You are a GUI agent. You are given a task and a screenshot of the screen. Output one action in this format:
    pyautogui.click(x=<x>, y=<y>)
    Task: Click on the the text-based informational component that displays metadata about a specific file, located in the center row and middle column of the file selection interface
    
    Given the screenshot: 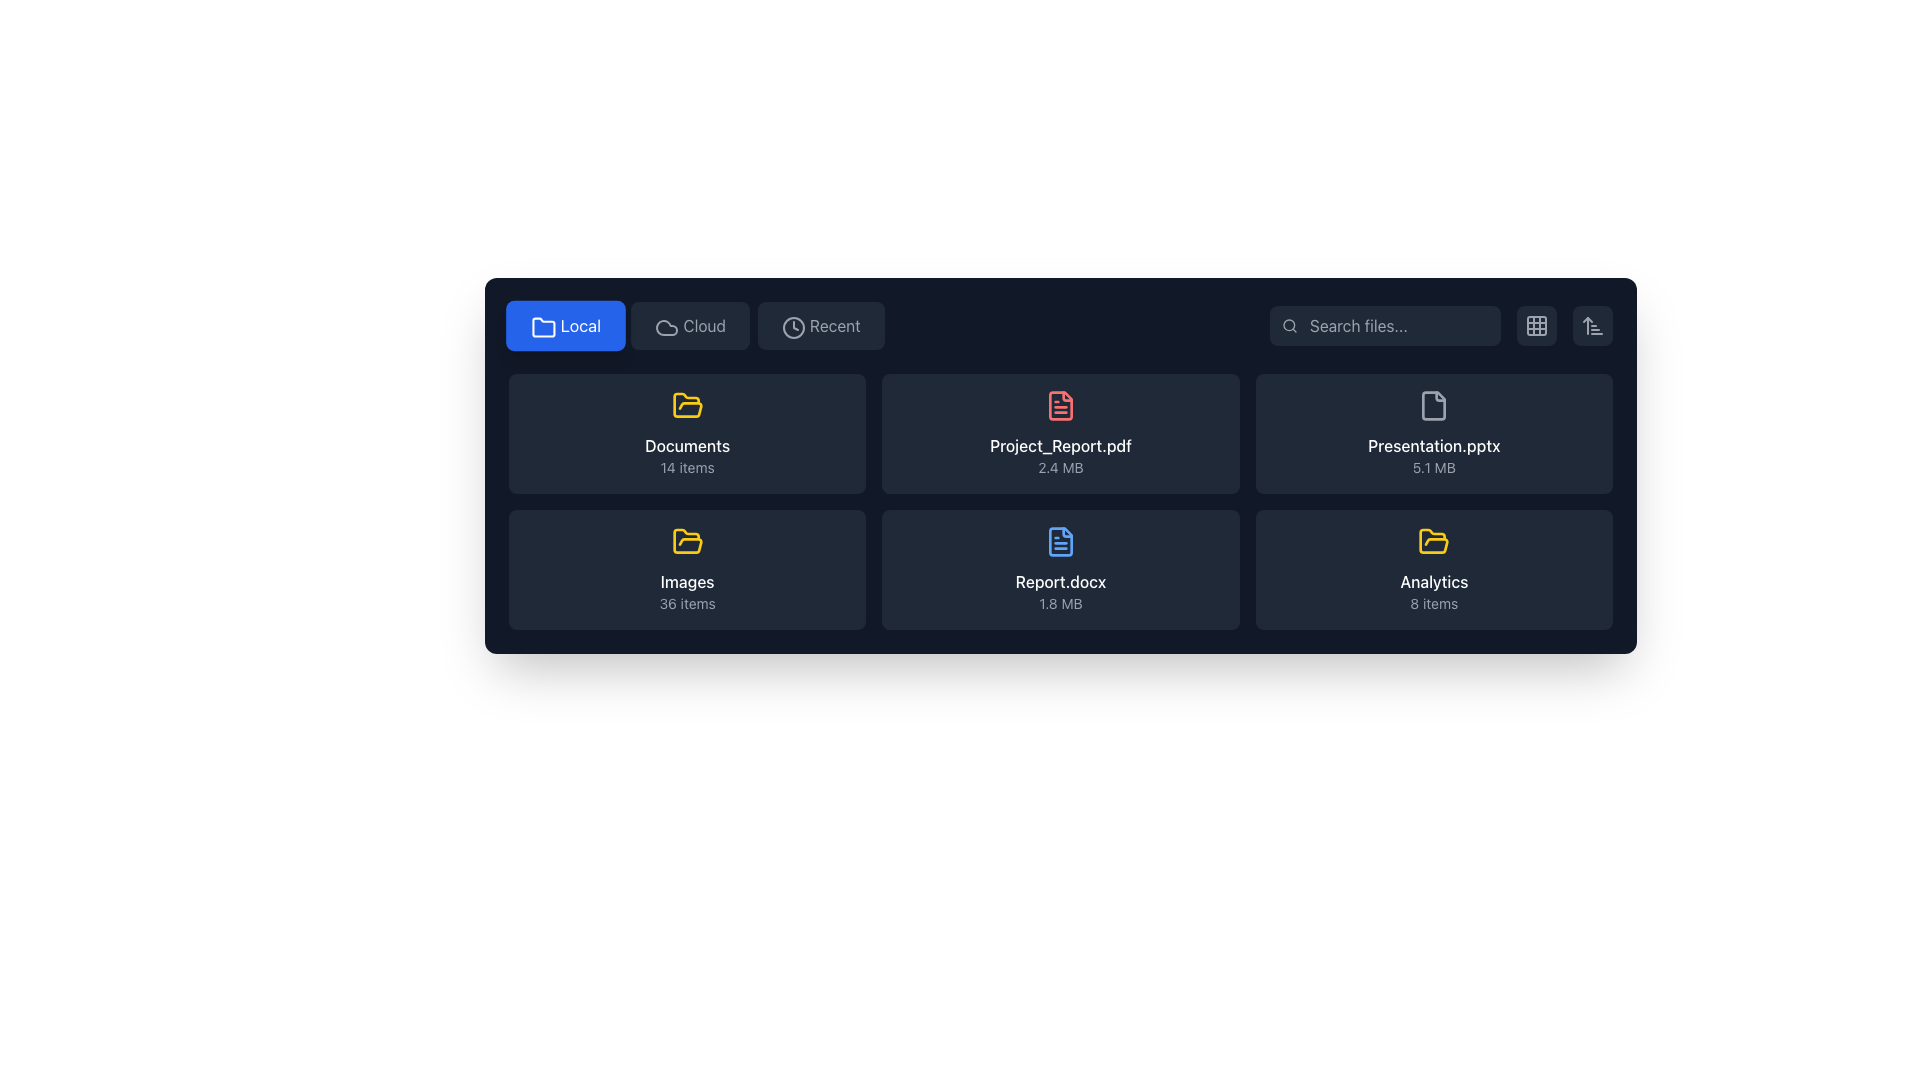 What is the action you would take?
    pyautogui.click(x=1059, y=455)
    